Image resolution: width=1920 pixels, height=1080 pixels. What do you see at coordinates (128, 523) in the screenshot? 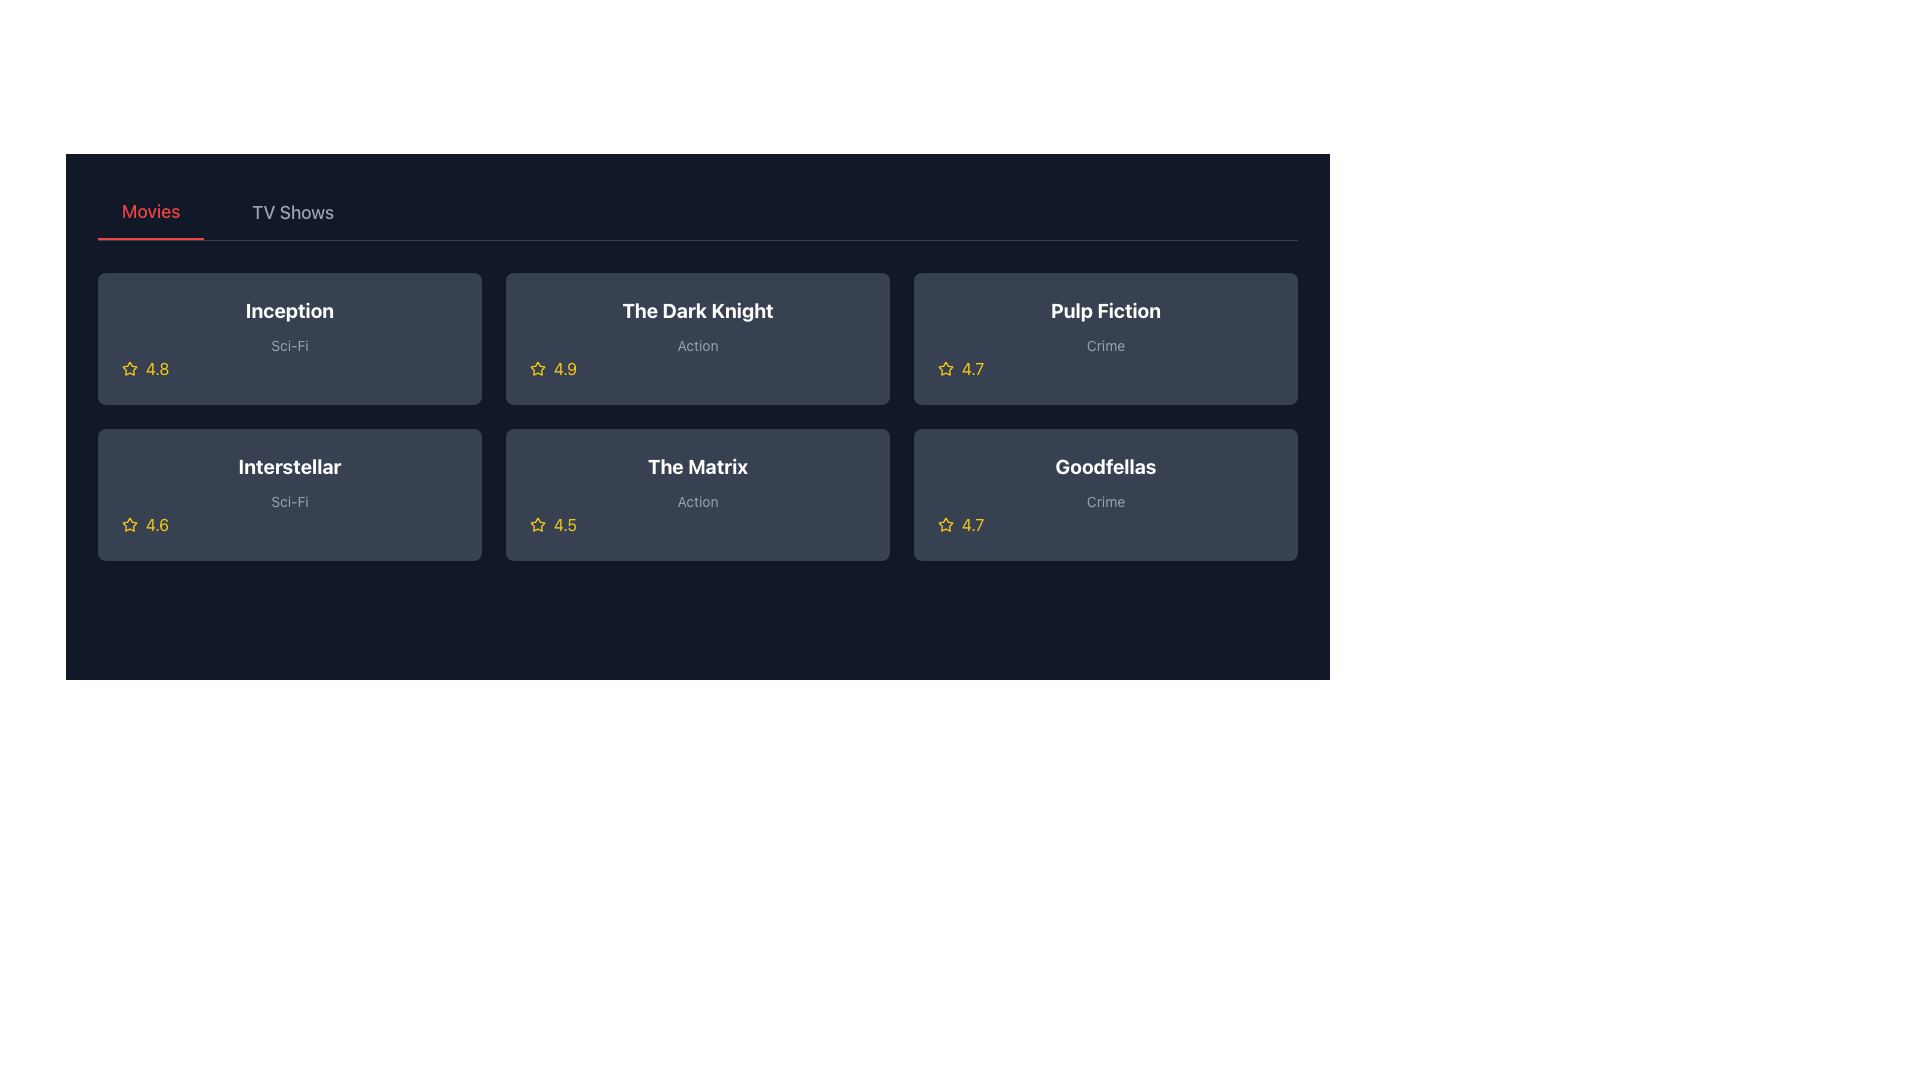
I see `the rating icon for the movie 'Interstellar', located in the bottom row of the movie grid, to the left of the numerical rating value '4.6'` at bounding box center [128, 523].